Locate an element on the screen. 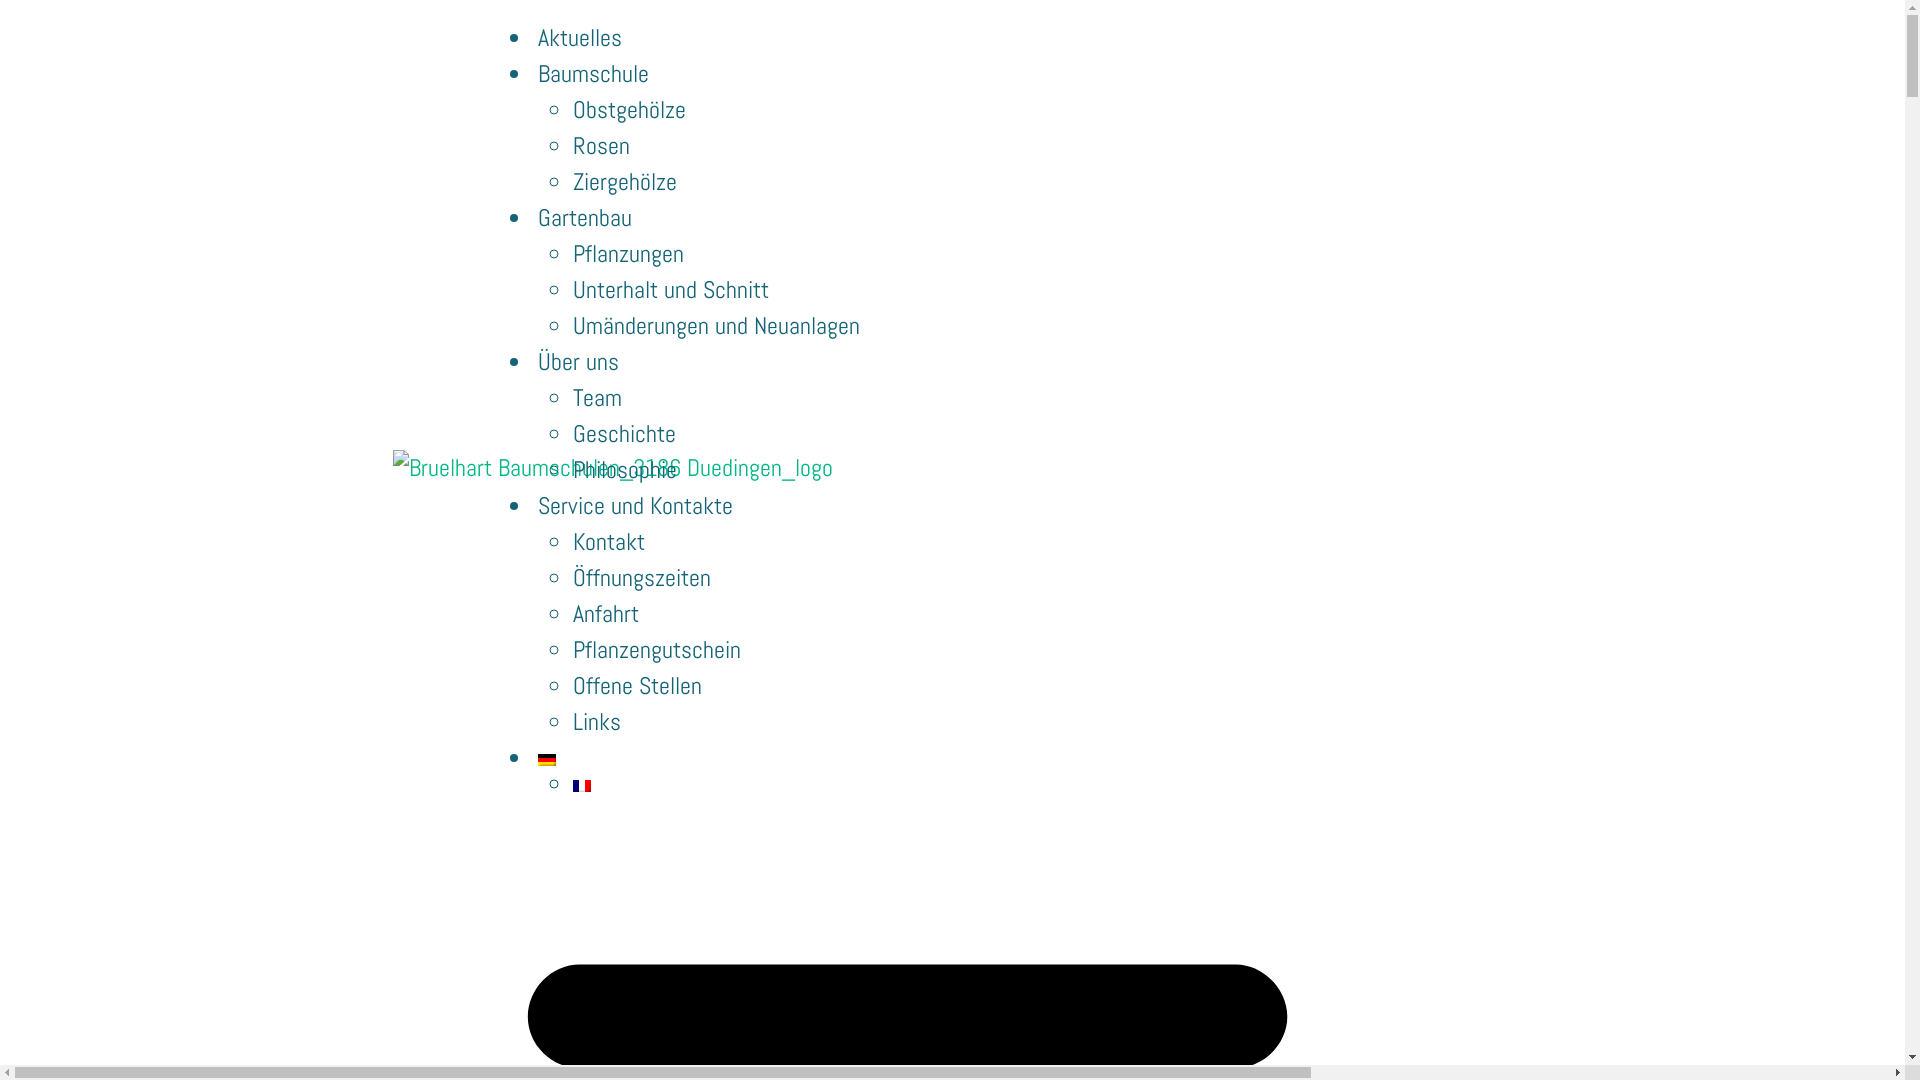  'Aktuelles' is located at coordinates (532, 37).